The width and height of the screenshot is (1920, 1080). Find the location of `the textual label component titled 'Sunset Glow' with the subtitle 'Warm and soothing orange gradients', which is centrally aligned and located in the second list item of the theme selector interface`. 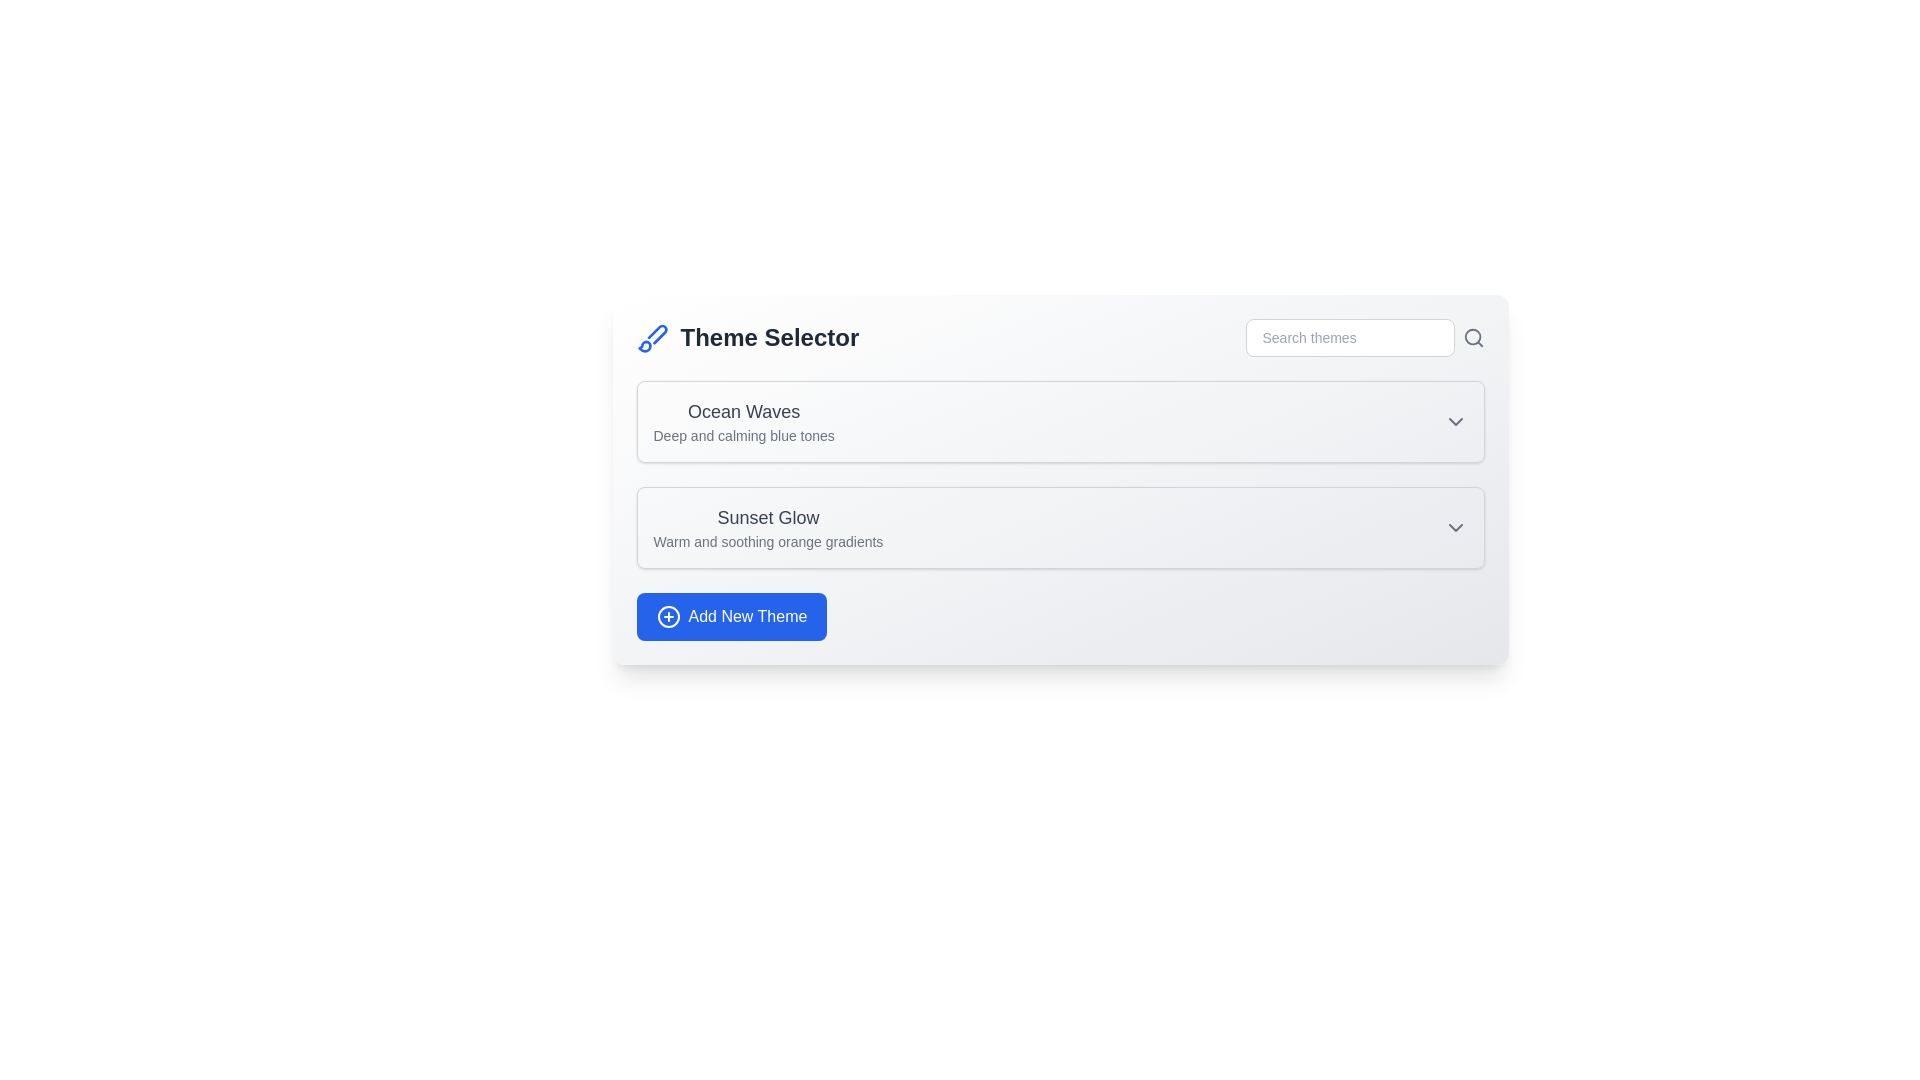

the textual label component titled 'Sunset Glow' with the subtitle 'Warm and soothing orange gradients', which is centrally aligned and located in the second list item of the theme selector interface is located at coordinates (767, 527).